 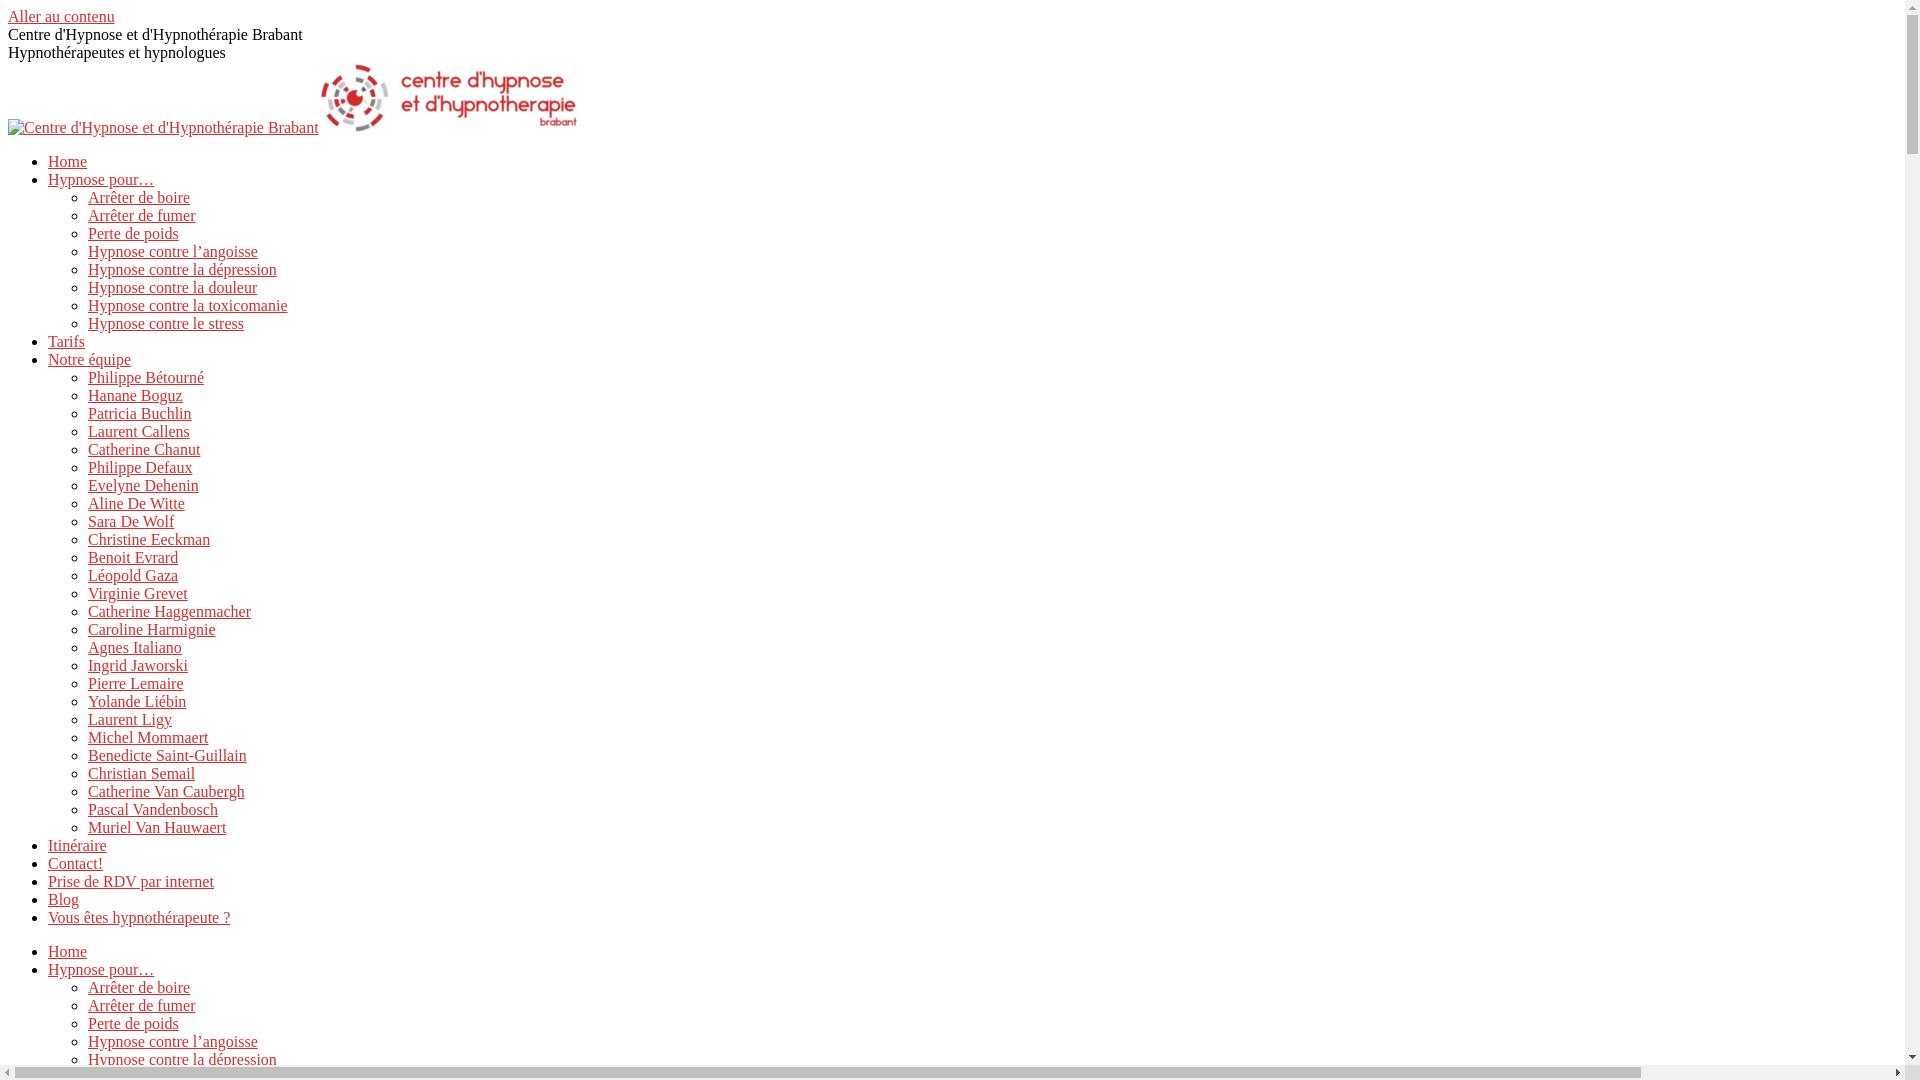 What do you see at coordinates (128, 718) in the screenshot?
I see `'Laurent Ligy'` at bounding box center [128, 718].